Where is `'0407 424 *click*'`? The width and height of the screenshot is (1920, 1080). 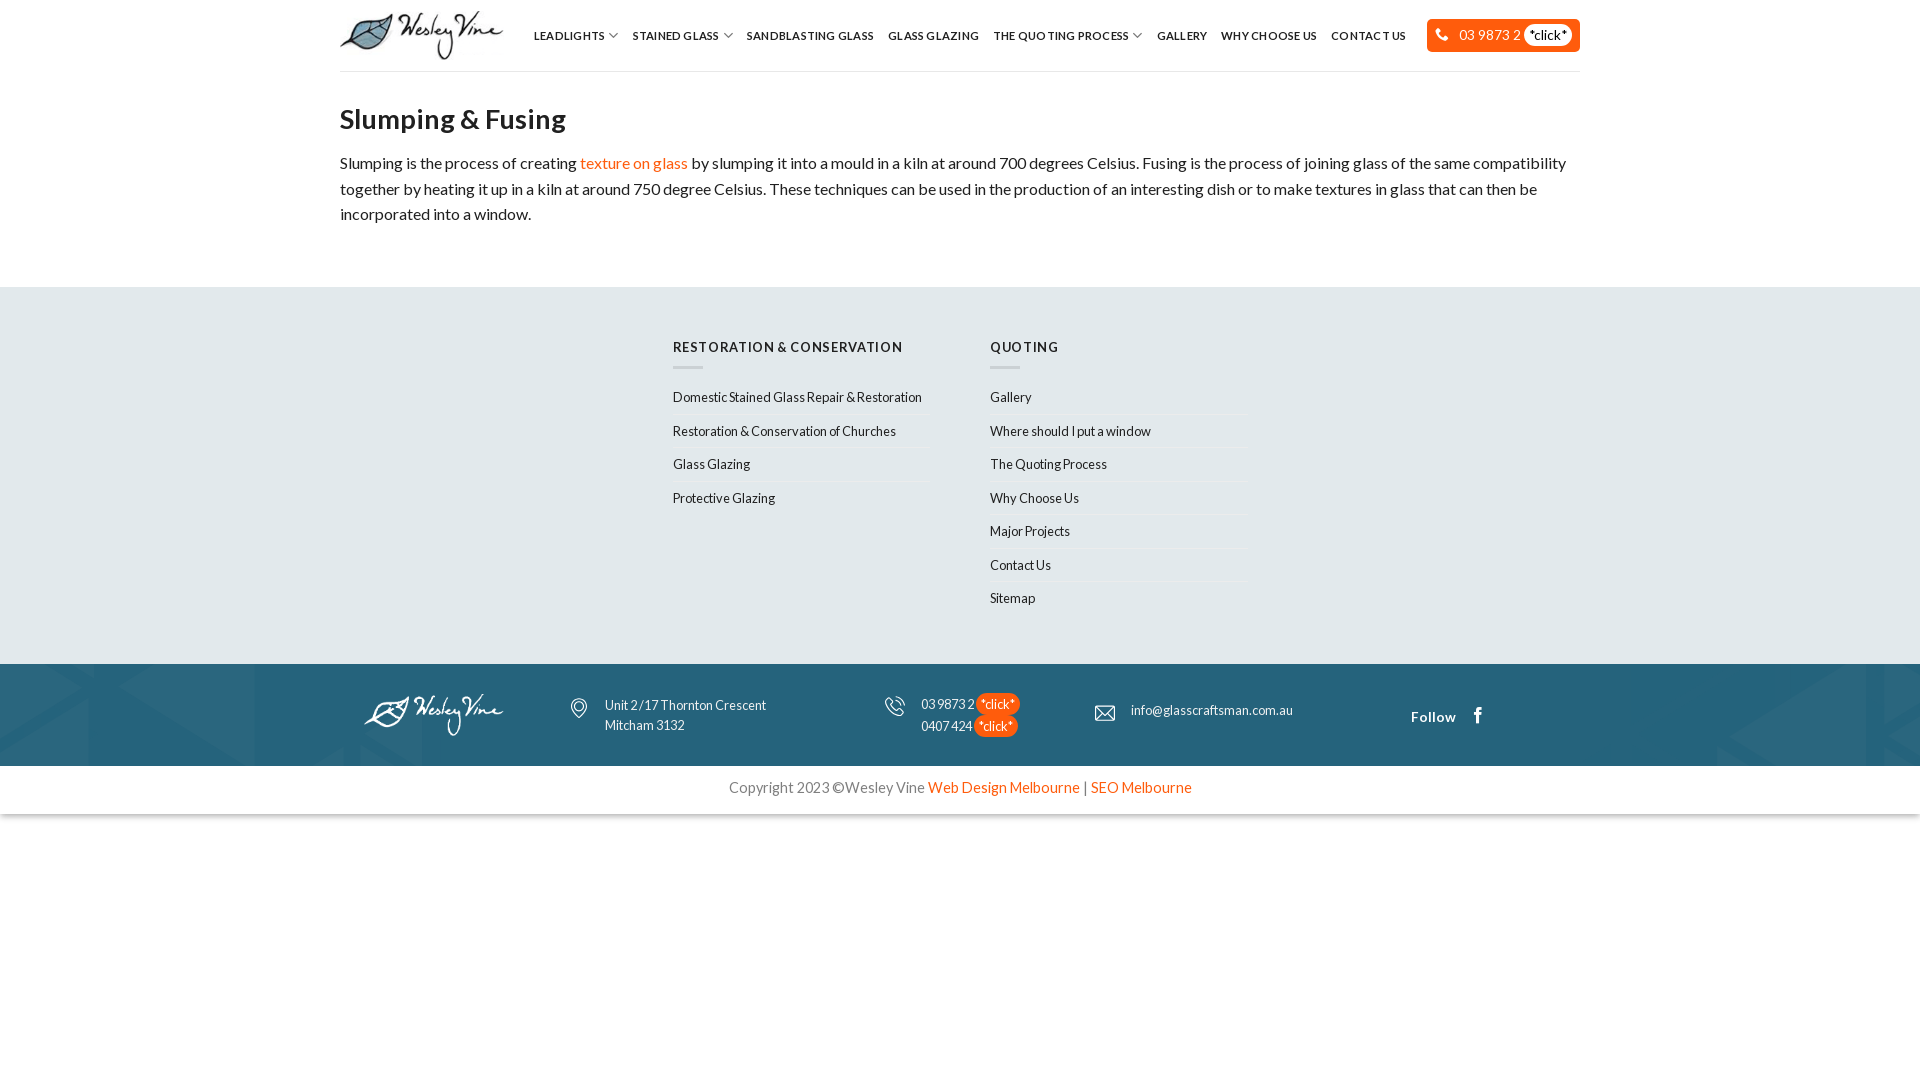
'0407 424 *click*' is located at coordinates (969, 725).